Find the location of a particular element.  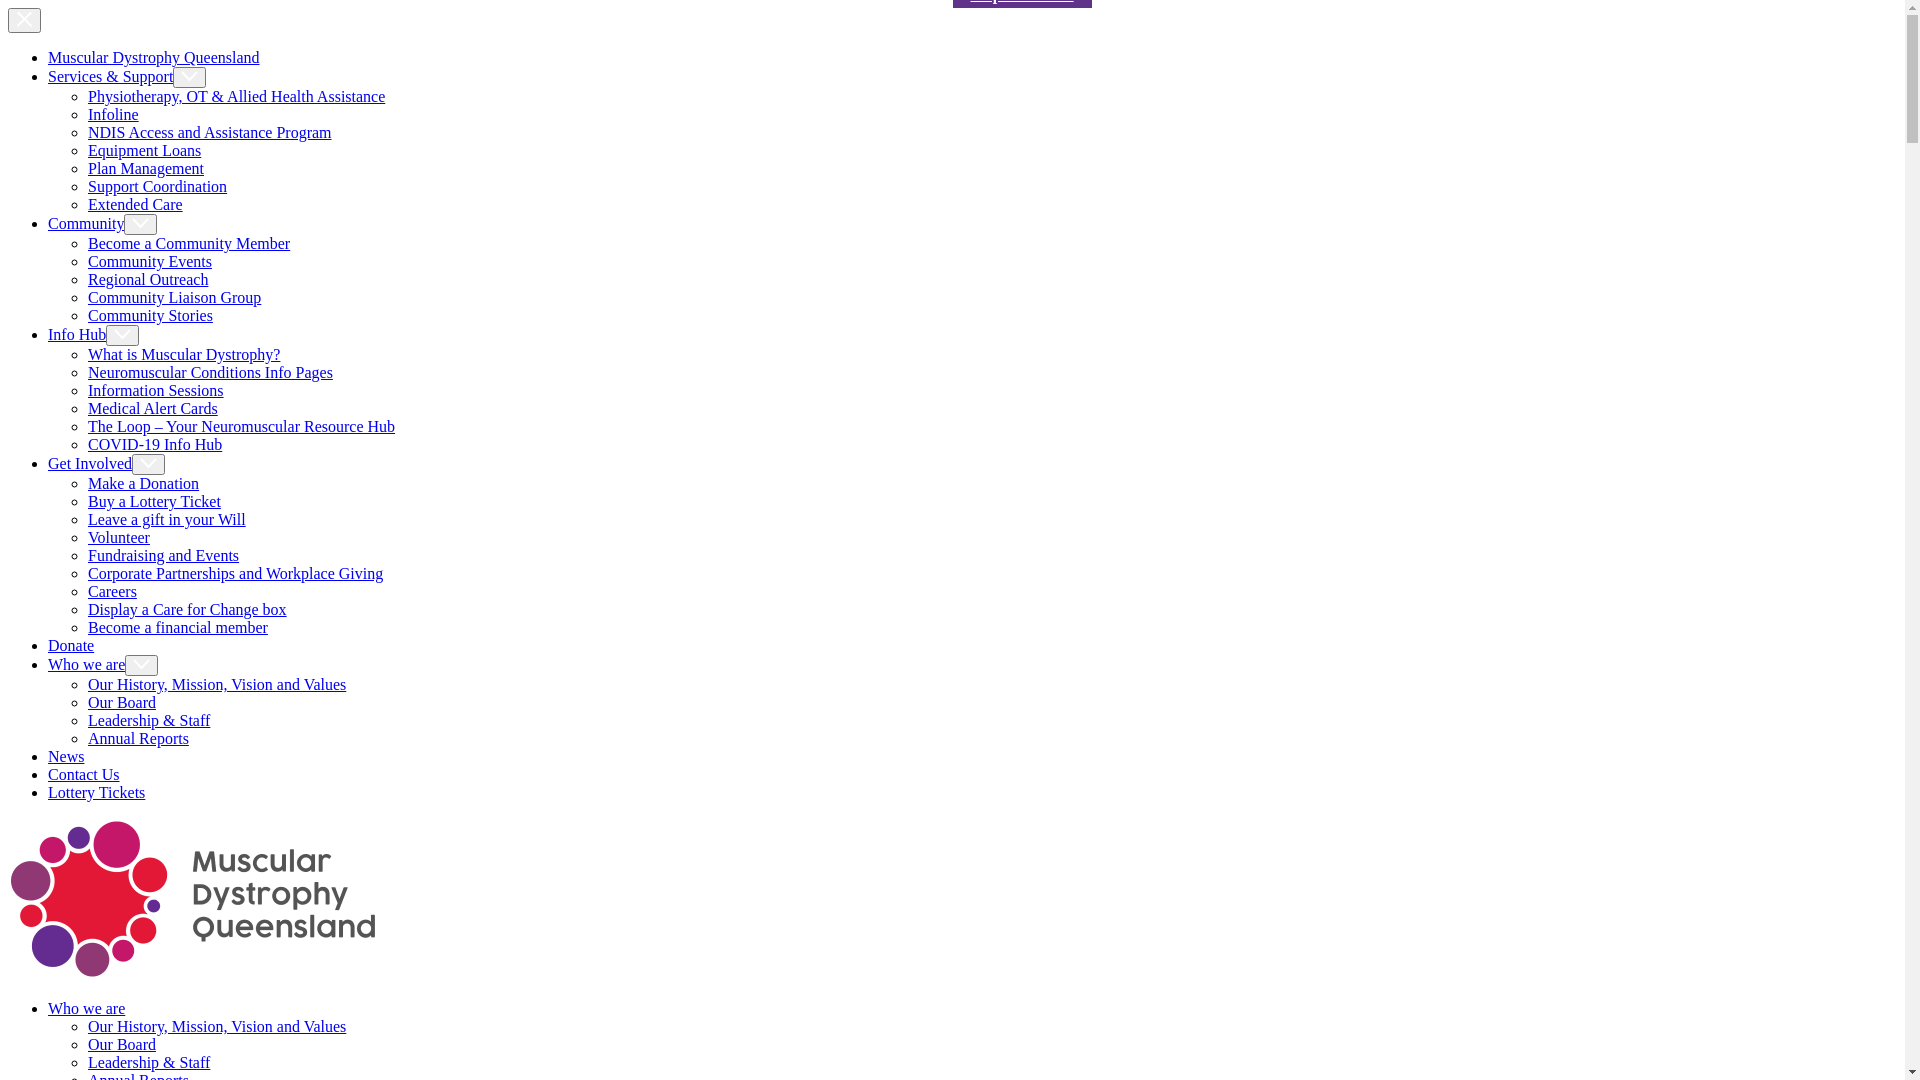

'COVID-19 Info Hub' is located at coordinates (153, 443).